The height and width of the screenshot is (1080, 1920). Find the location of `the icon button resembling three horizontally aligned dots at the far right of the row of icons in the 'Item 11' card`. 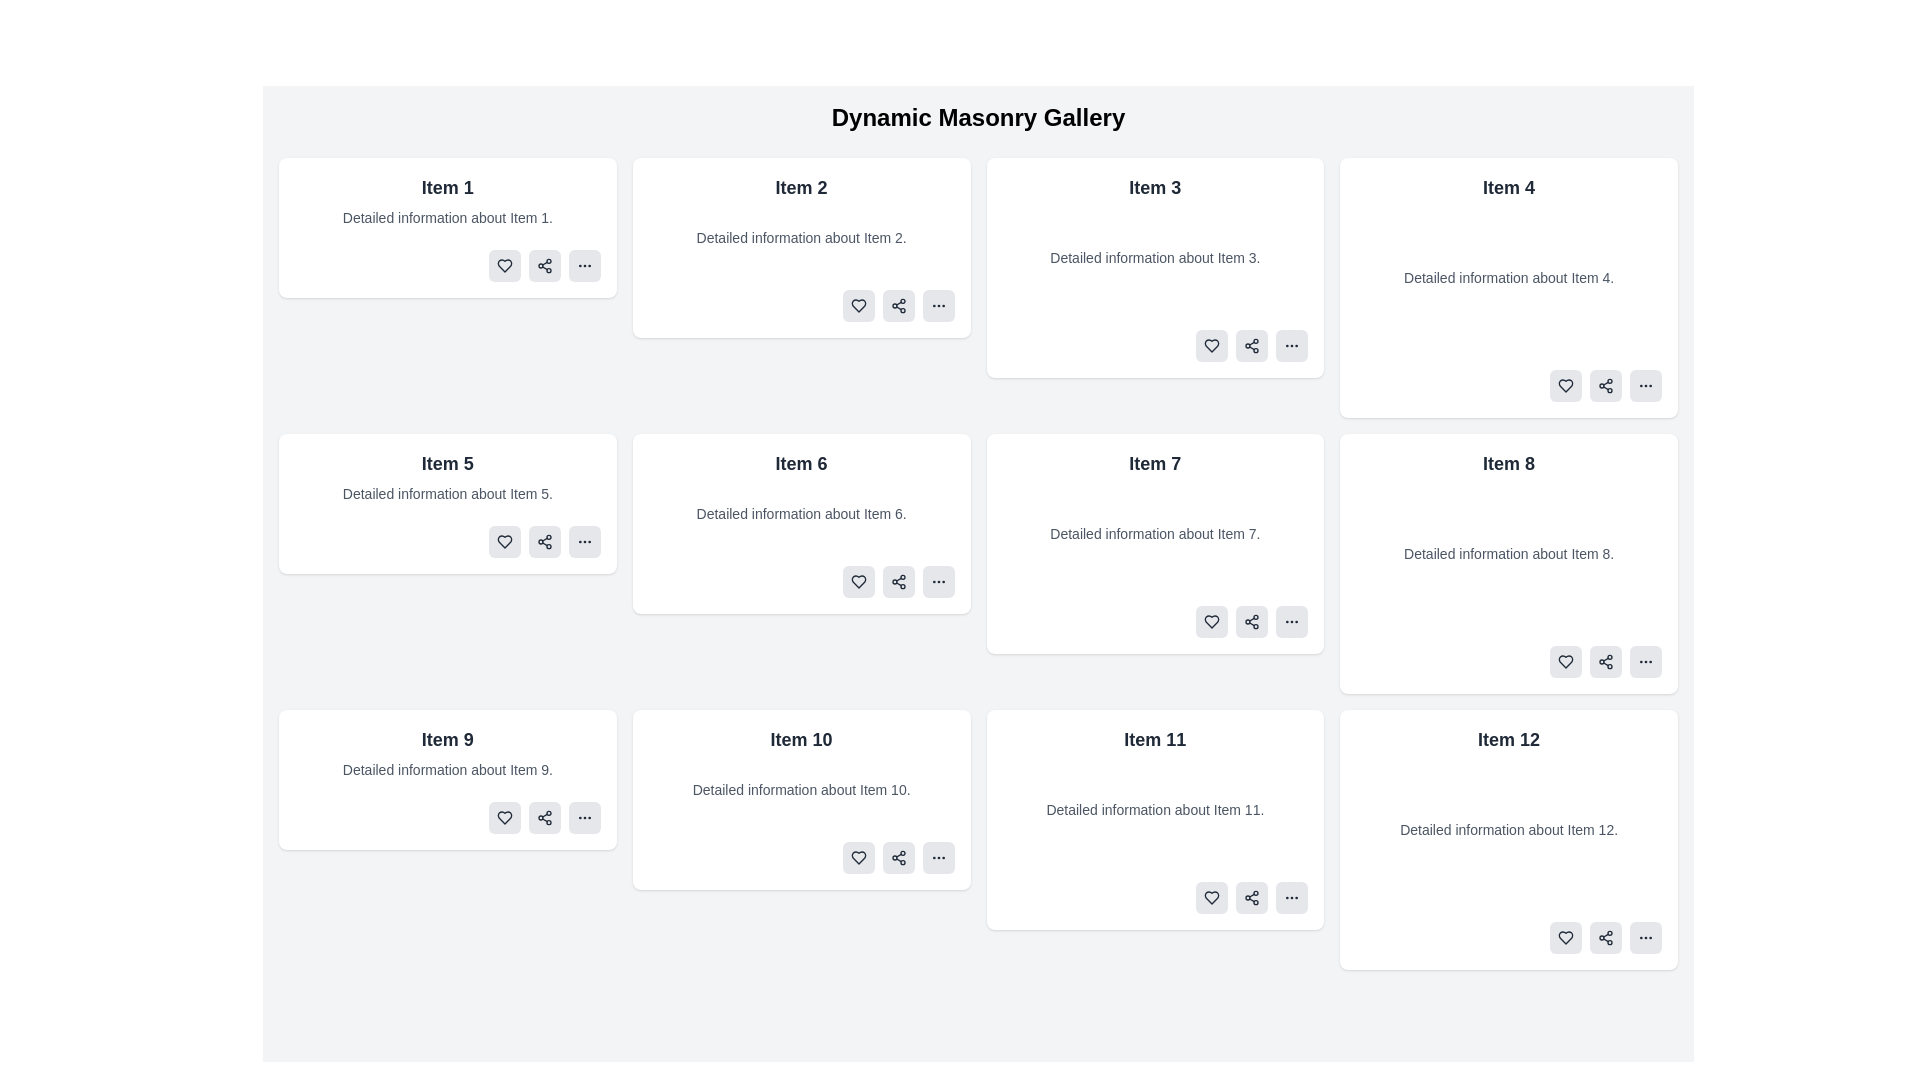

the icon button resembling three horizontally aligned dots at the far right of the row of icons in the 'Item 11' card is located at coordinates (1292, 897).